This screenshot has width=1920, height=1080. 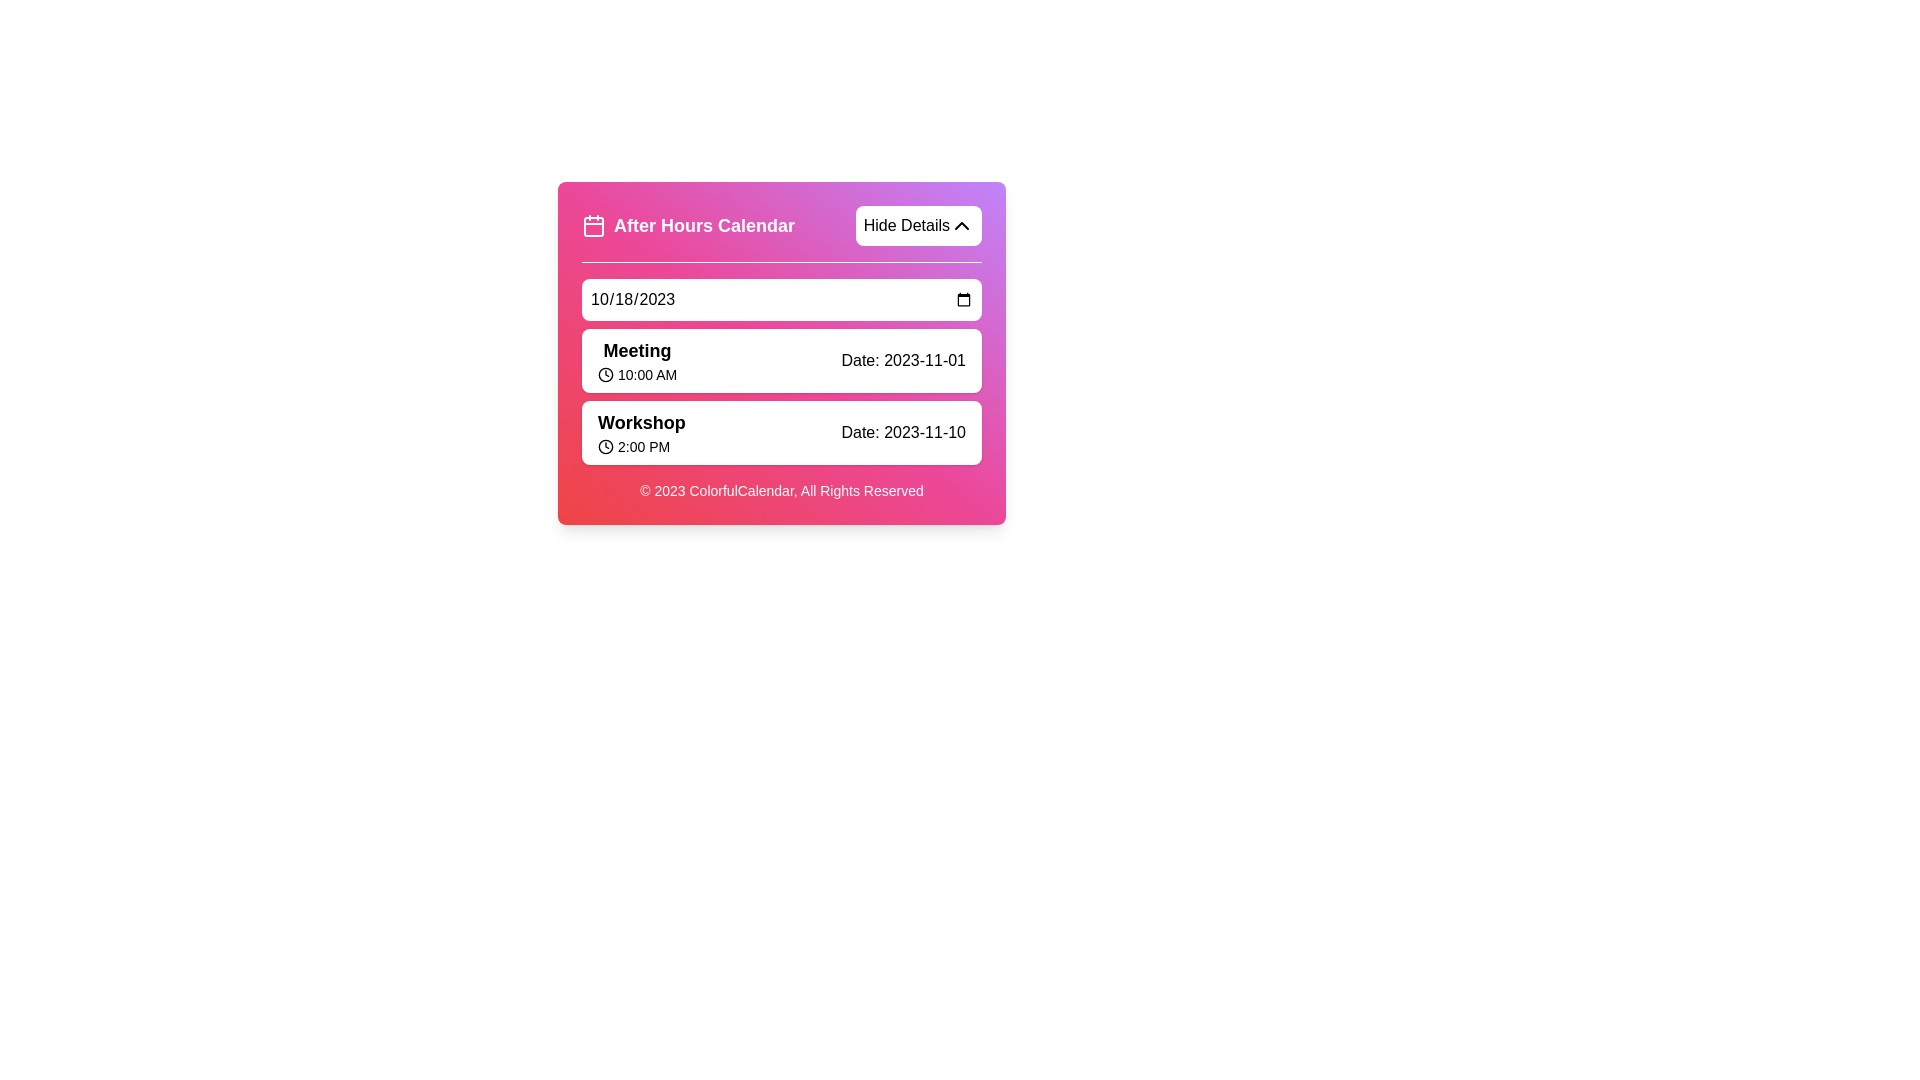 What do you see at coordinates (593, 226) in the screenshot?
I see `the pinkish rectangular region with rounded corners located within the top-left calendar icon in the header bar` at bounding box center [593, 226].